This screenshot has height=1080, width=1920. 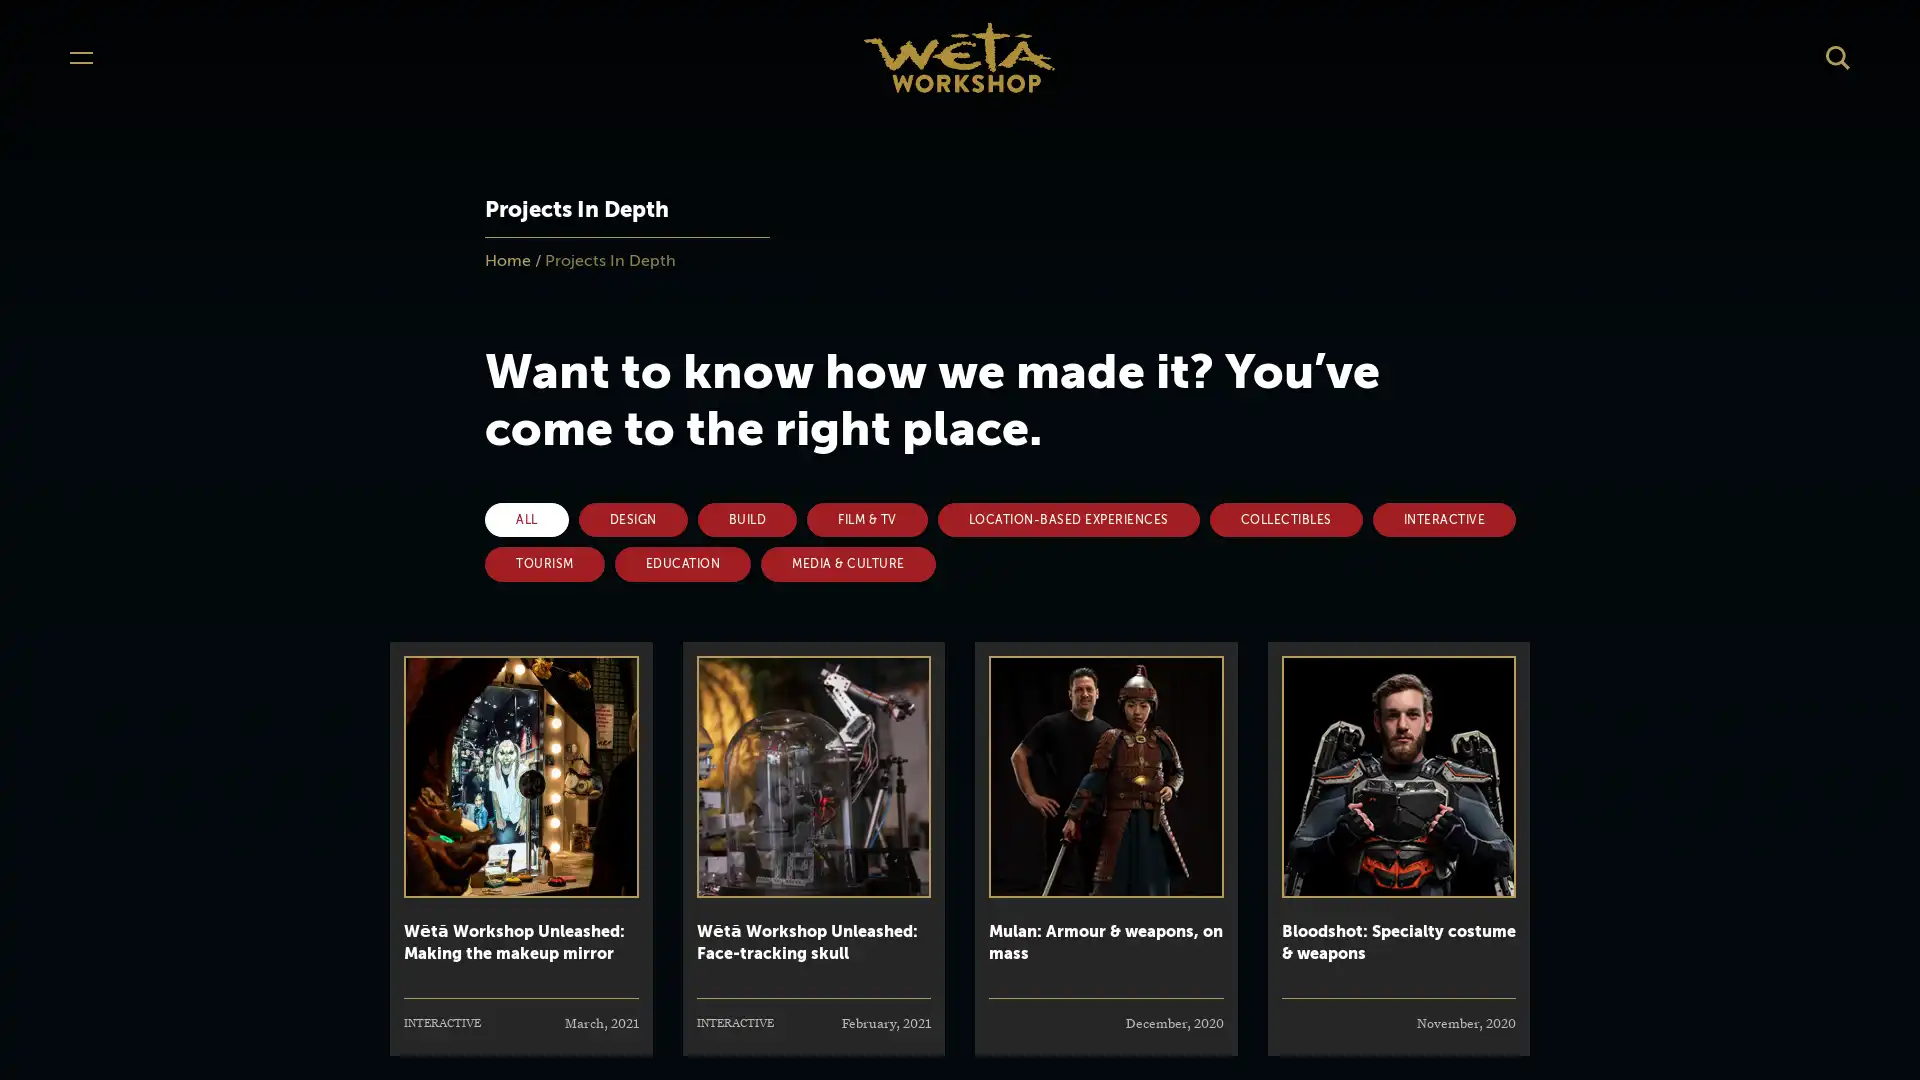 What do you see at coordinates (80, 56) in the screenshot?
I see `Toggle navigation` at bounding box center [80, 56].